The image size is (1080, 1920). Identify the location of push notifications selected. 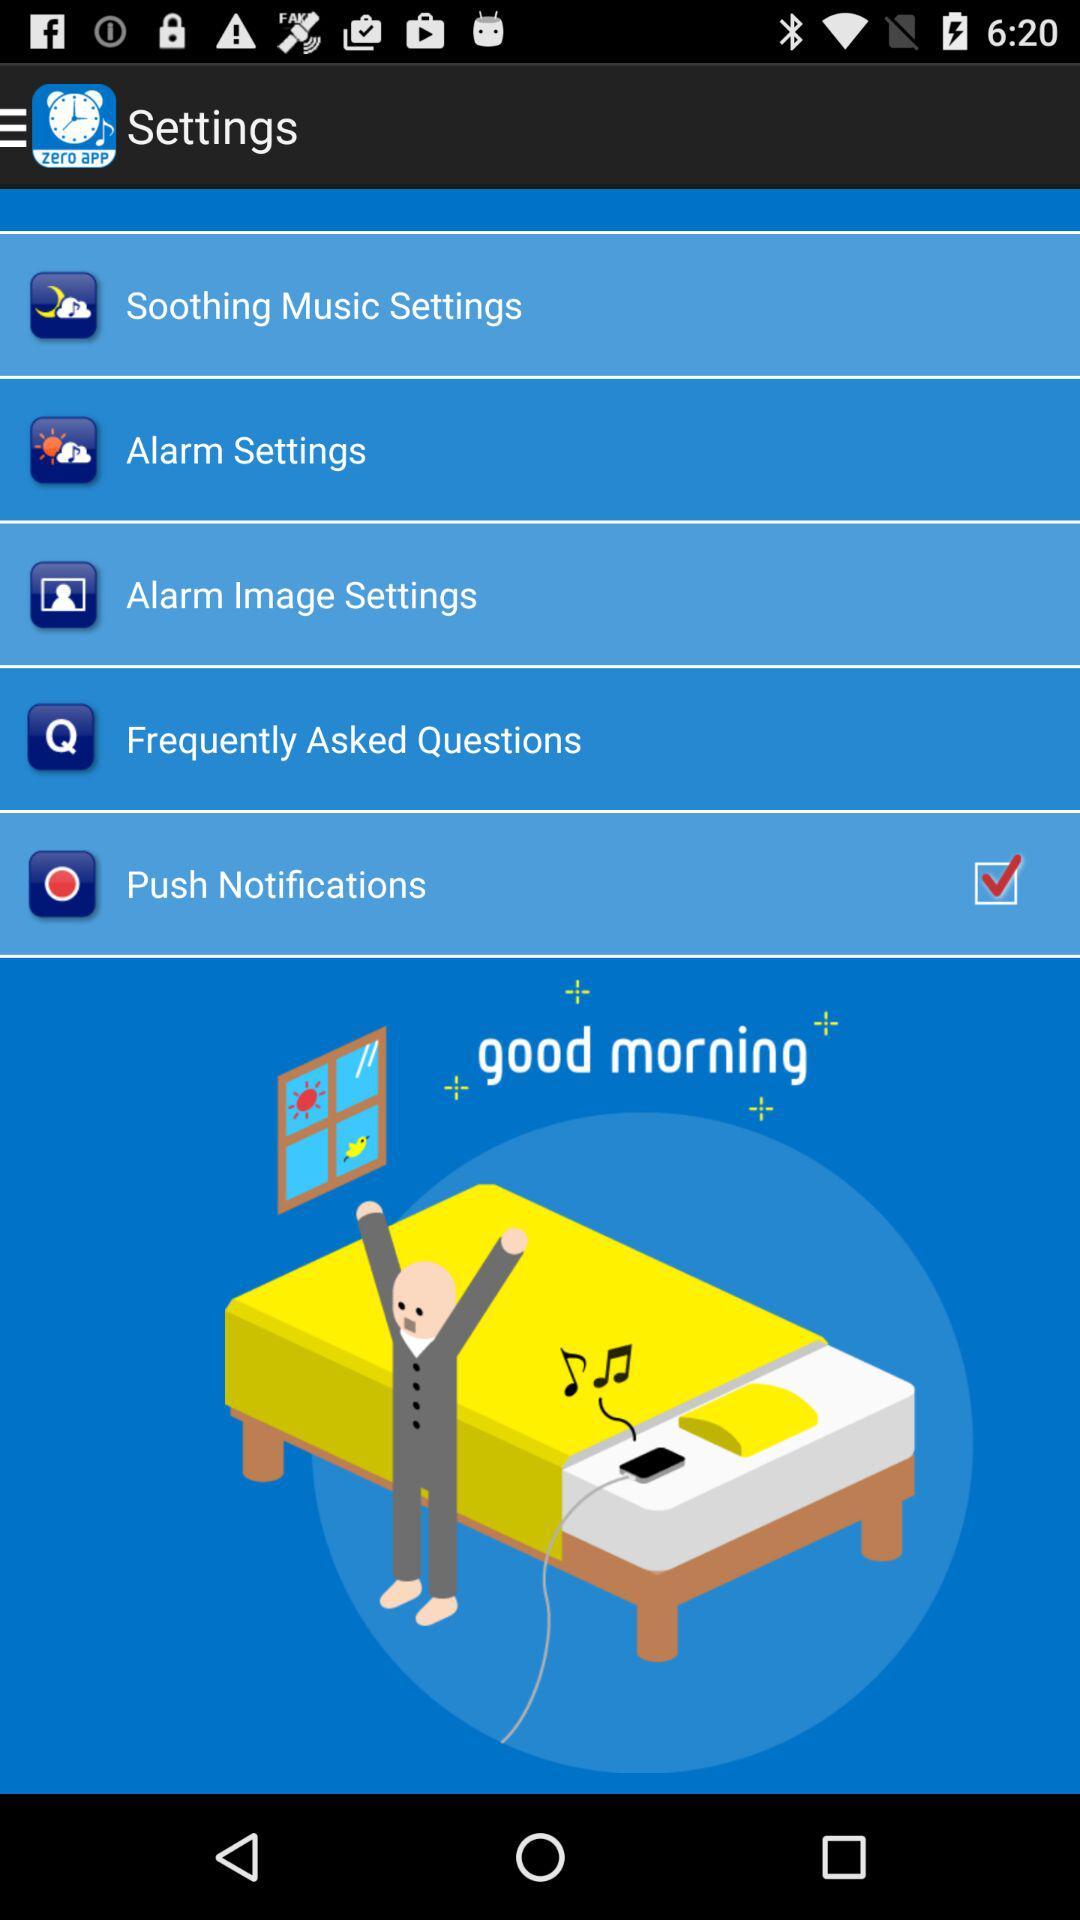
(1017, 882).